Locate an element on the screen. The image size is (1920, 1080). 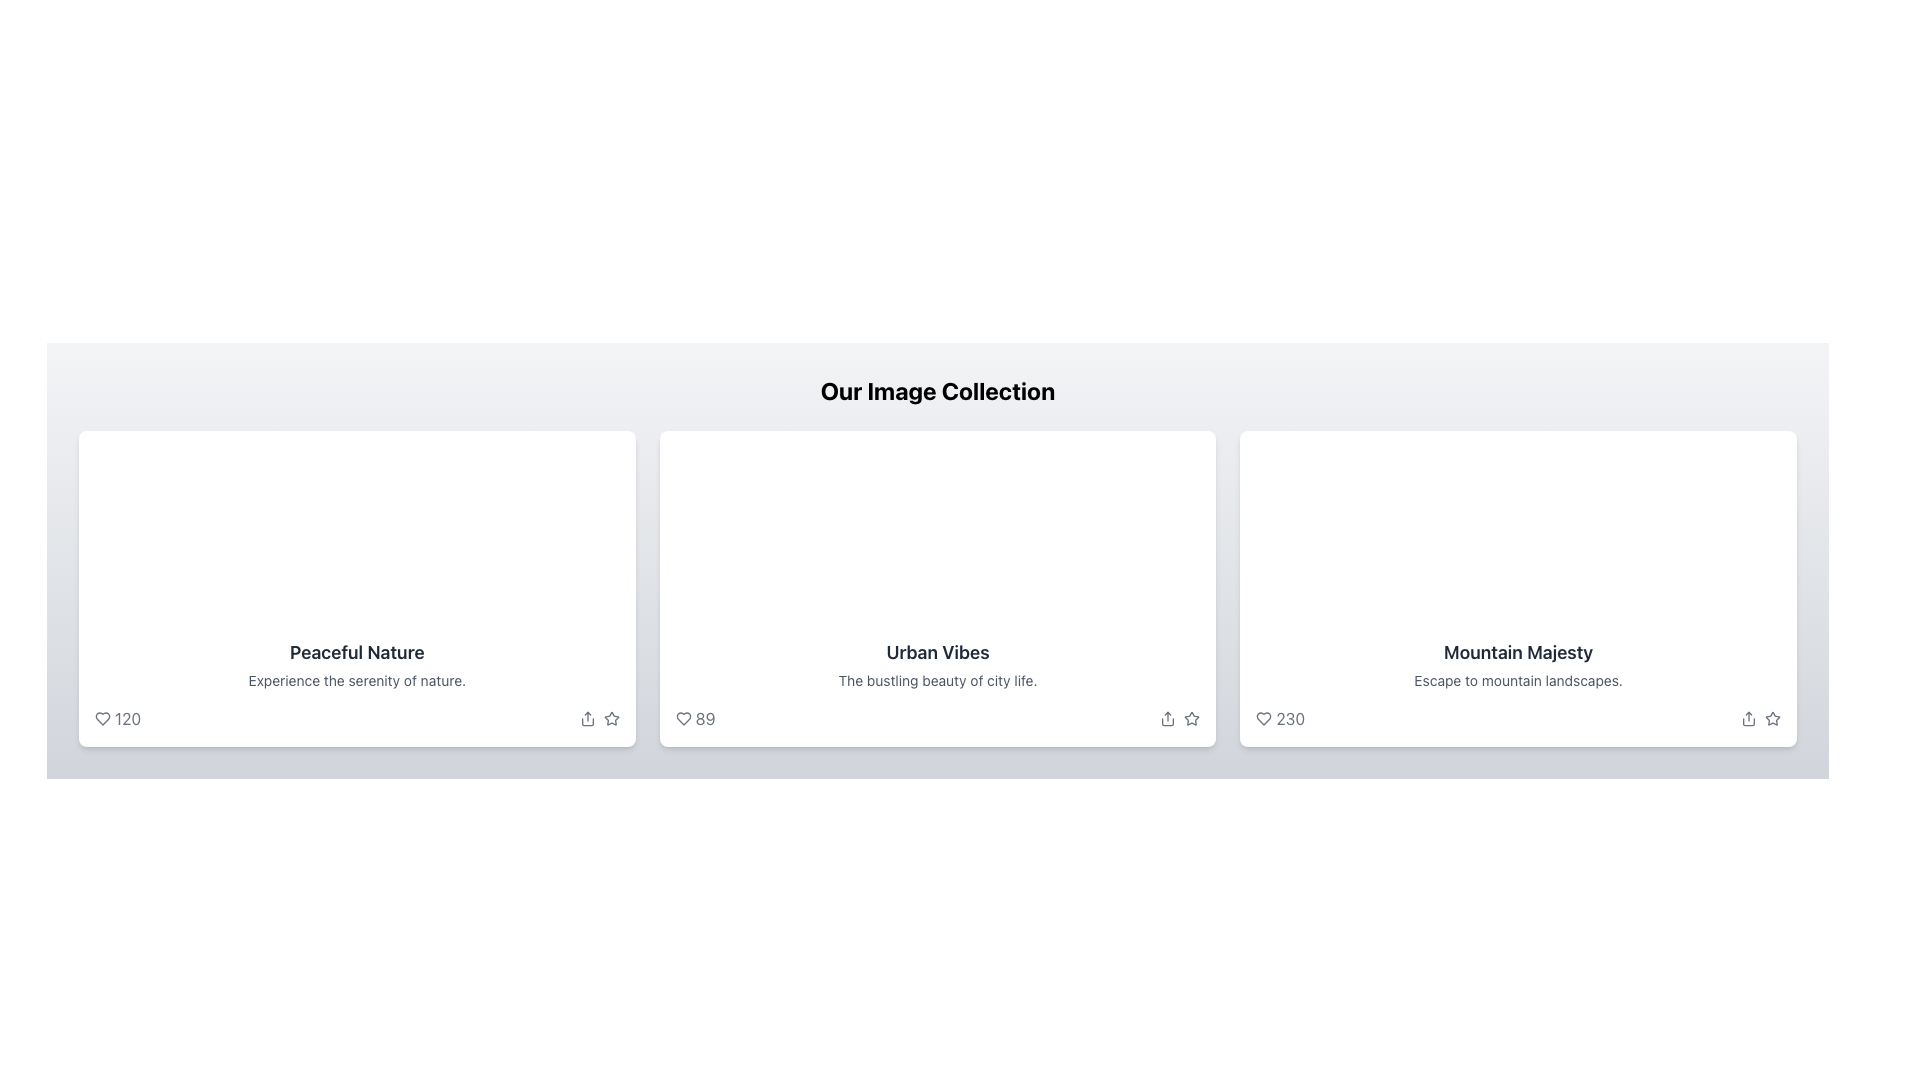
the like icon located at the bottom-right corner of the 'Peaceful Nature' card to express interest or save the item is located at coordinates (101, 717).